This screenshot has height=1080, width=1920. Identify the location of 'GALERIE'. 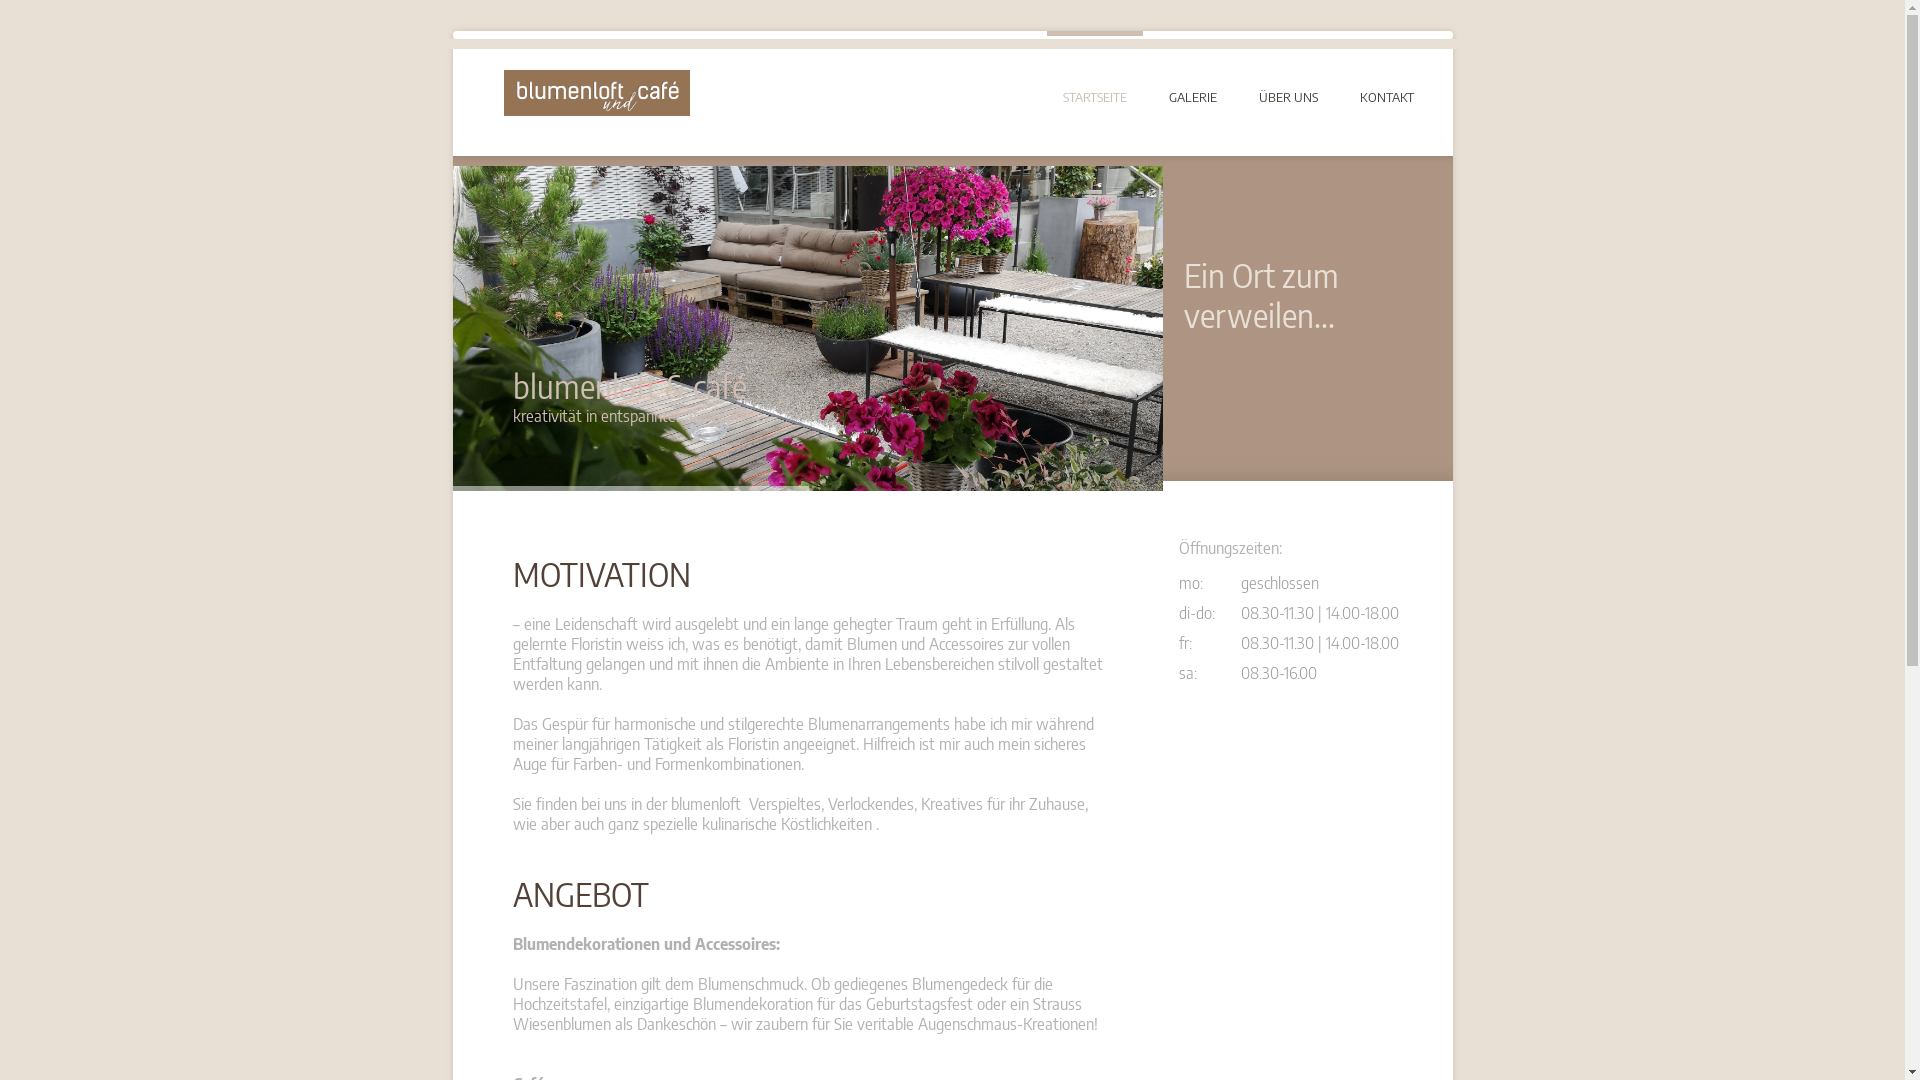
(1191, 67).